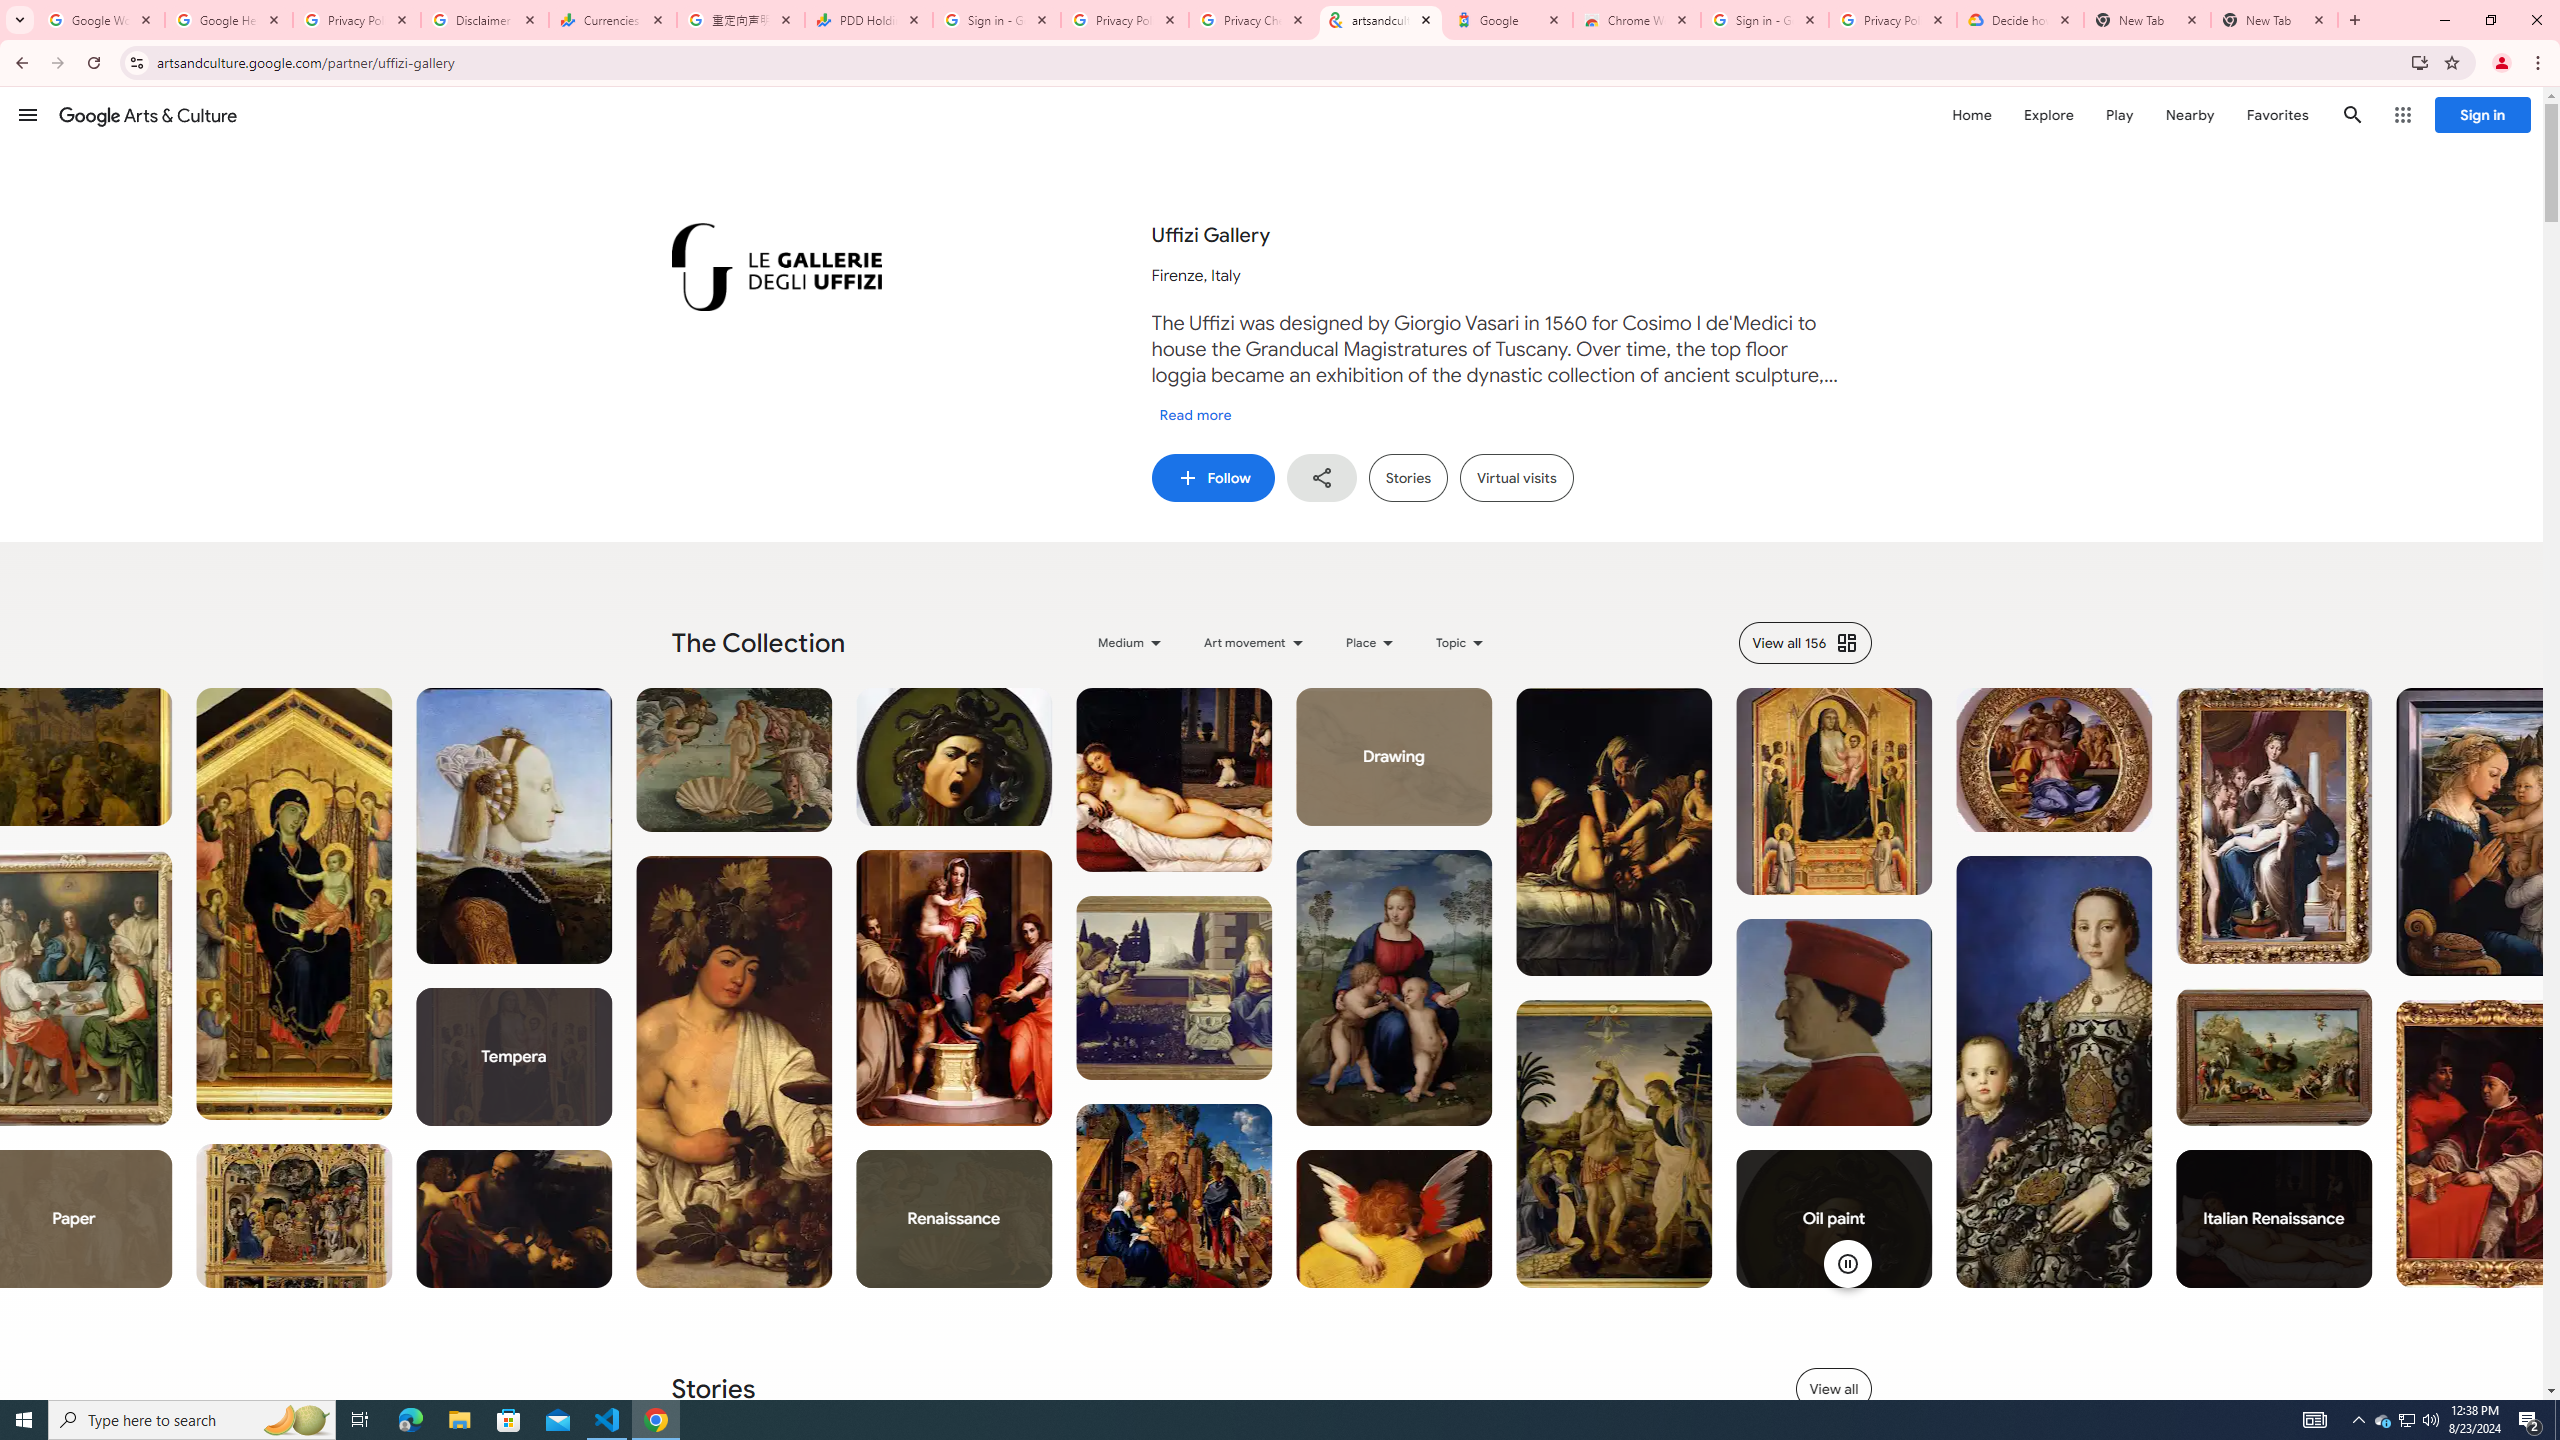 This screenshot has width=2560, height=1440. Describe the element at coordinates (2276, 114) in the screenshot. I see `'Favorites'` at that location.